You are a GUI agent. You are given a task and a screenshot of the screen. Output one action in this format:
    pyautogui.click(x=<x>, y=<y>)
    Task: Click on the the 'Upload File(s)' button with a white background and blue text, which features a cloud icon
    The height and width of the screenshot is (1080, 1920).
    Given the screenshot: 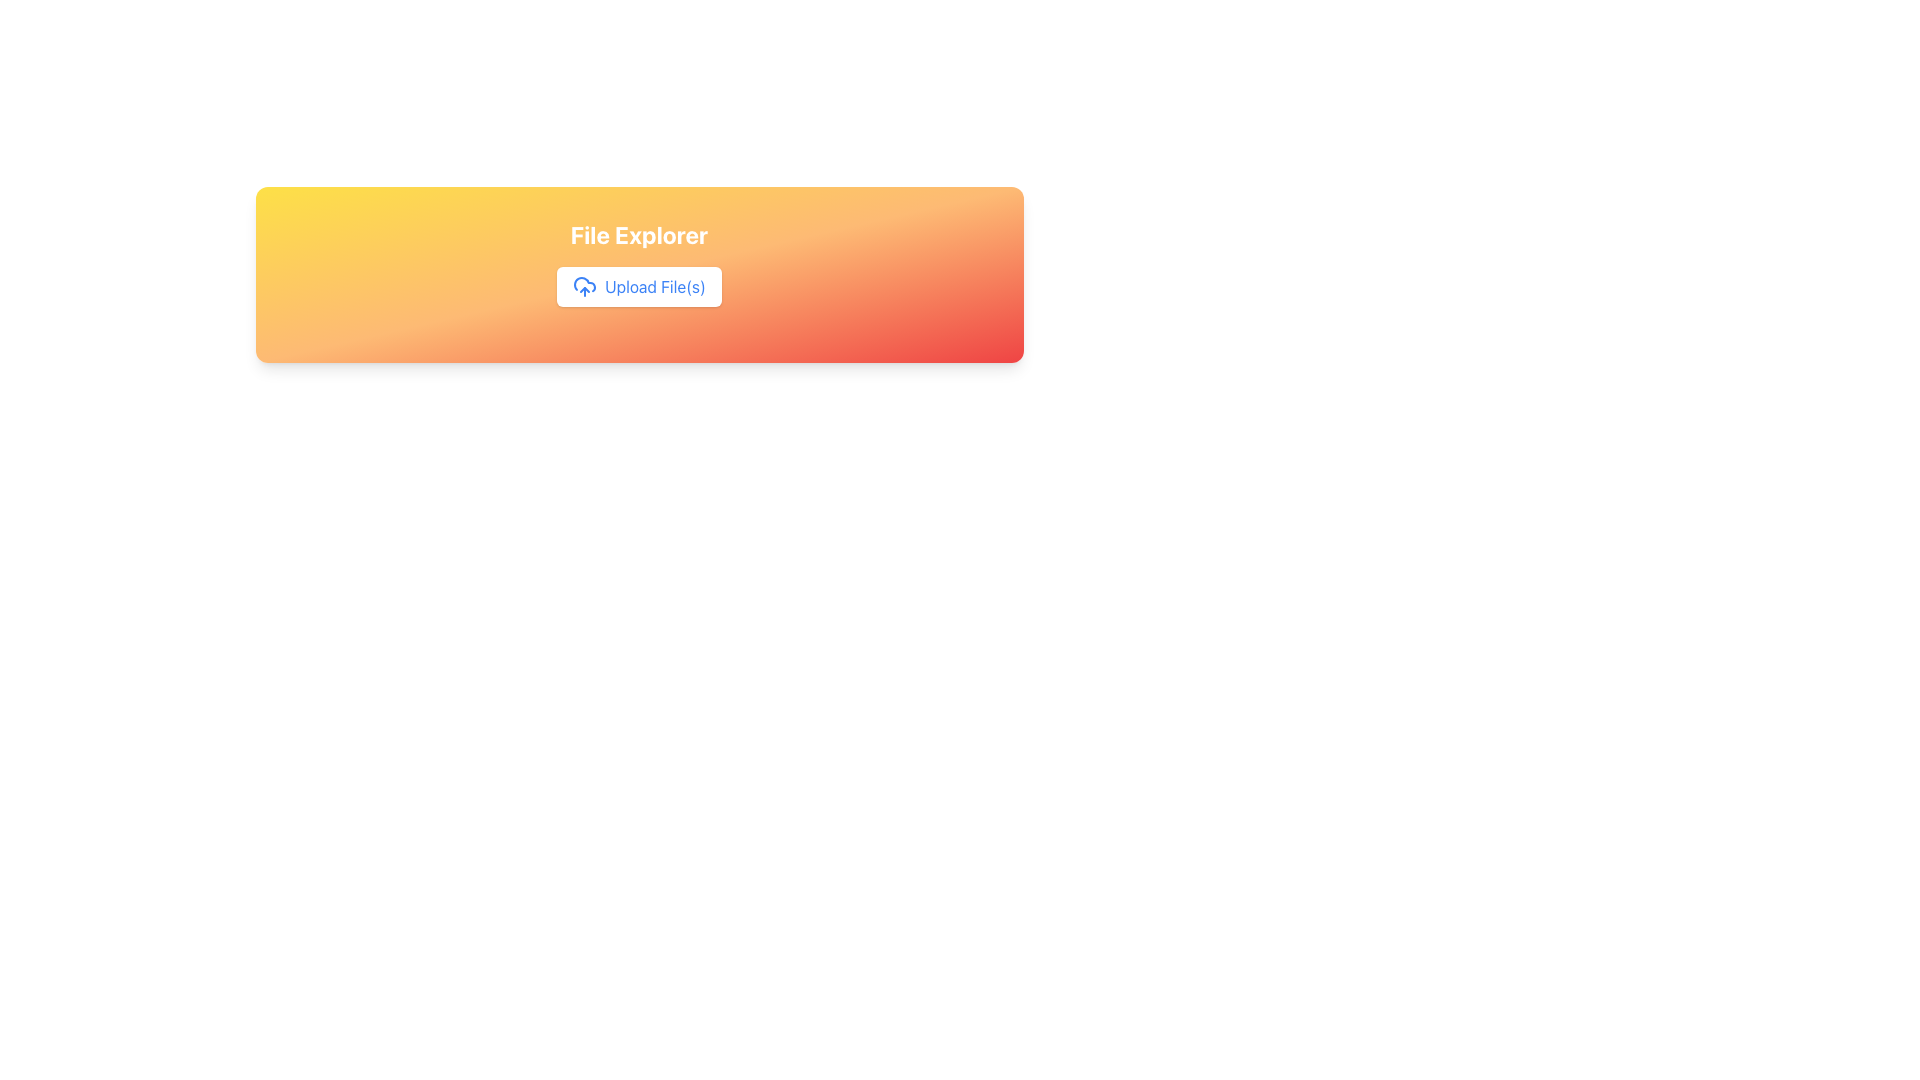 What is the action you would take?
    pyautogui.click(x=638, y=286)
    